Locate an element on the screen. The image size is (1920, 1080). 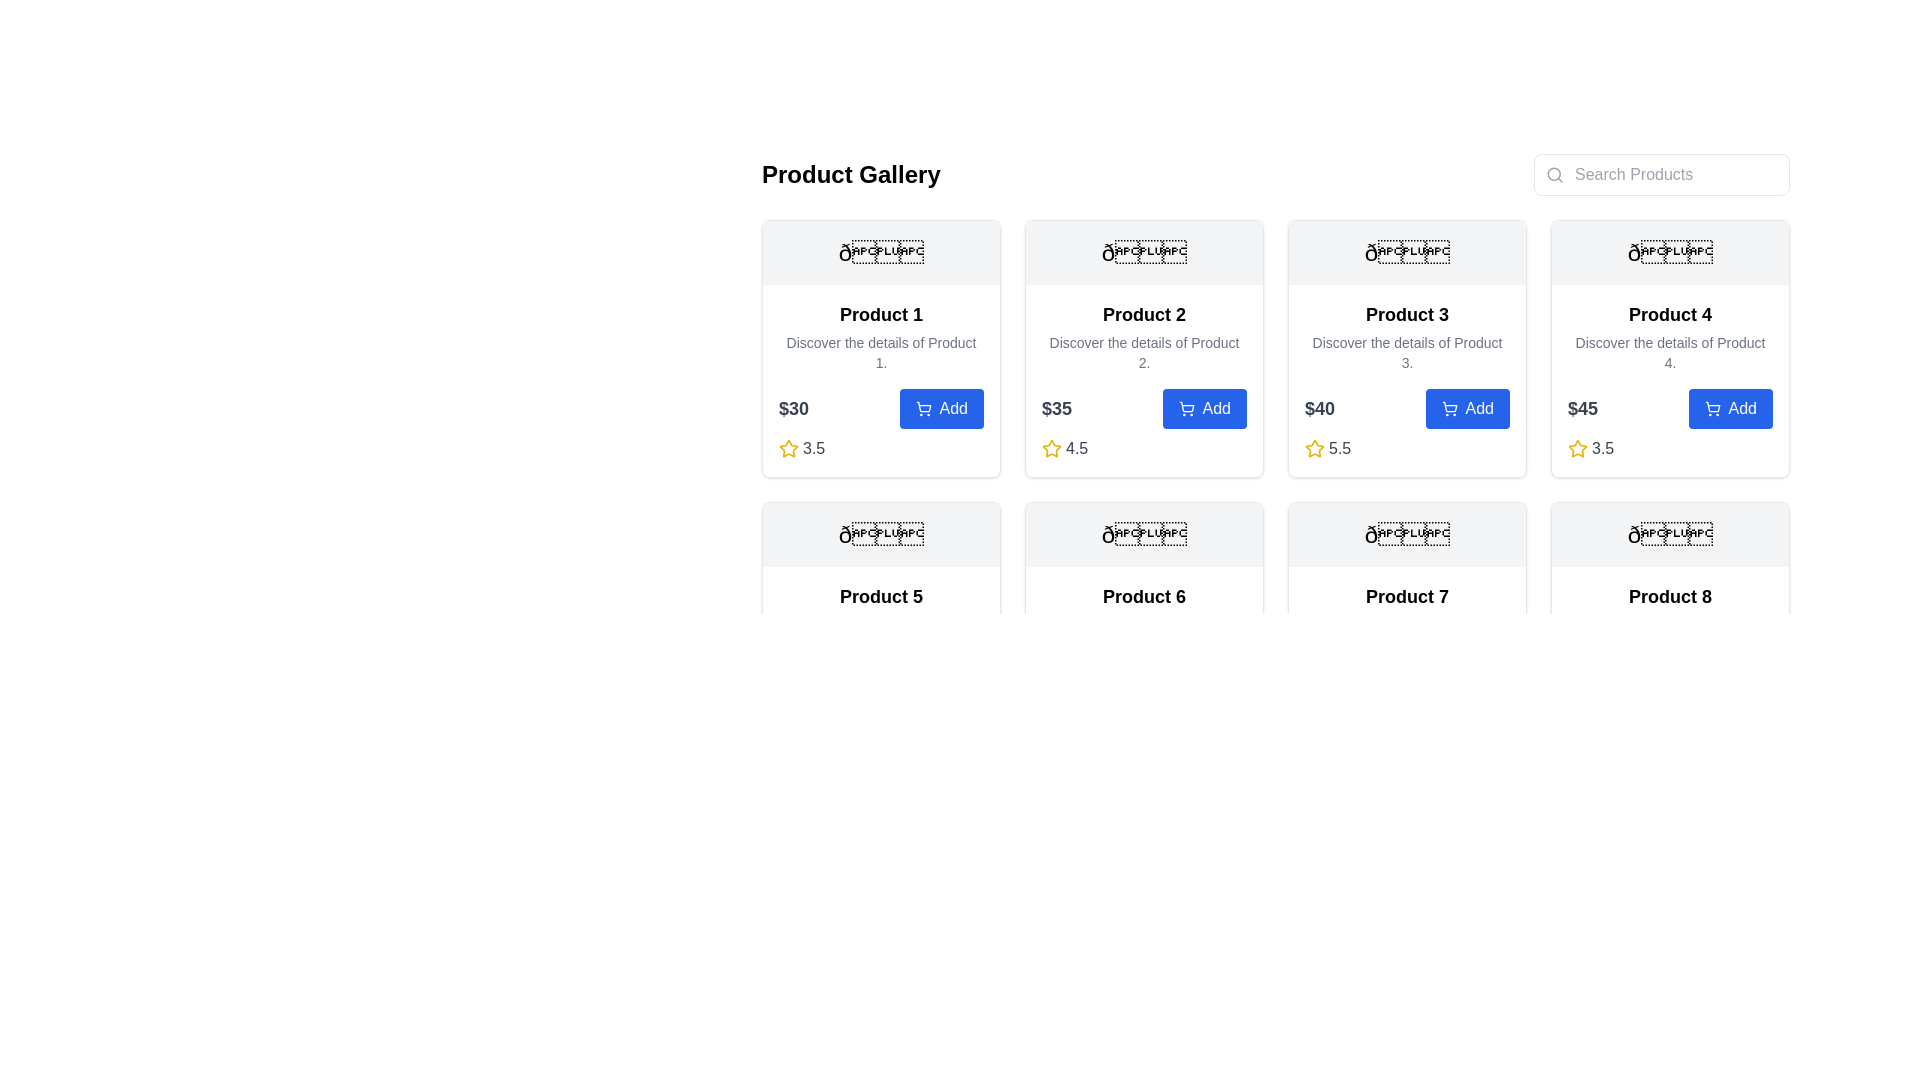
the 'Add' button located in the bottom-right corner of the 'Product 3' card is located at coordinates (1467, 407).